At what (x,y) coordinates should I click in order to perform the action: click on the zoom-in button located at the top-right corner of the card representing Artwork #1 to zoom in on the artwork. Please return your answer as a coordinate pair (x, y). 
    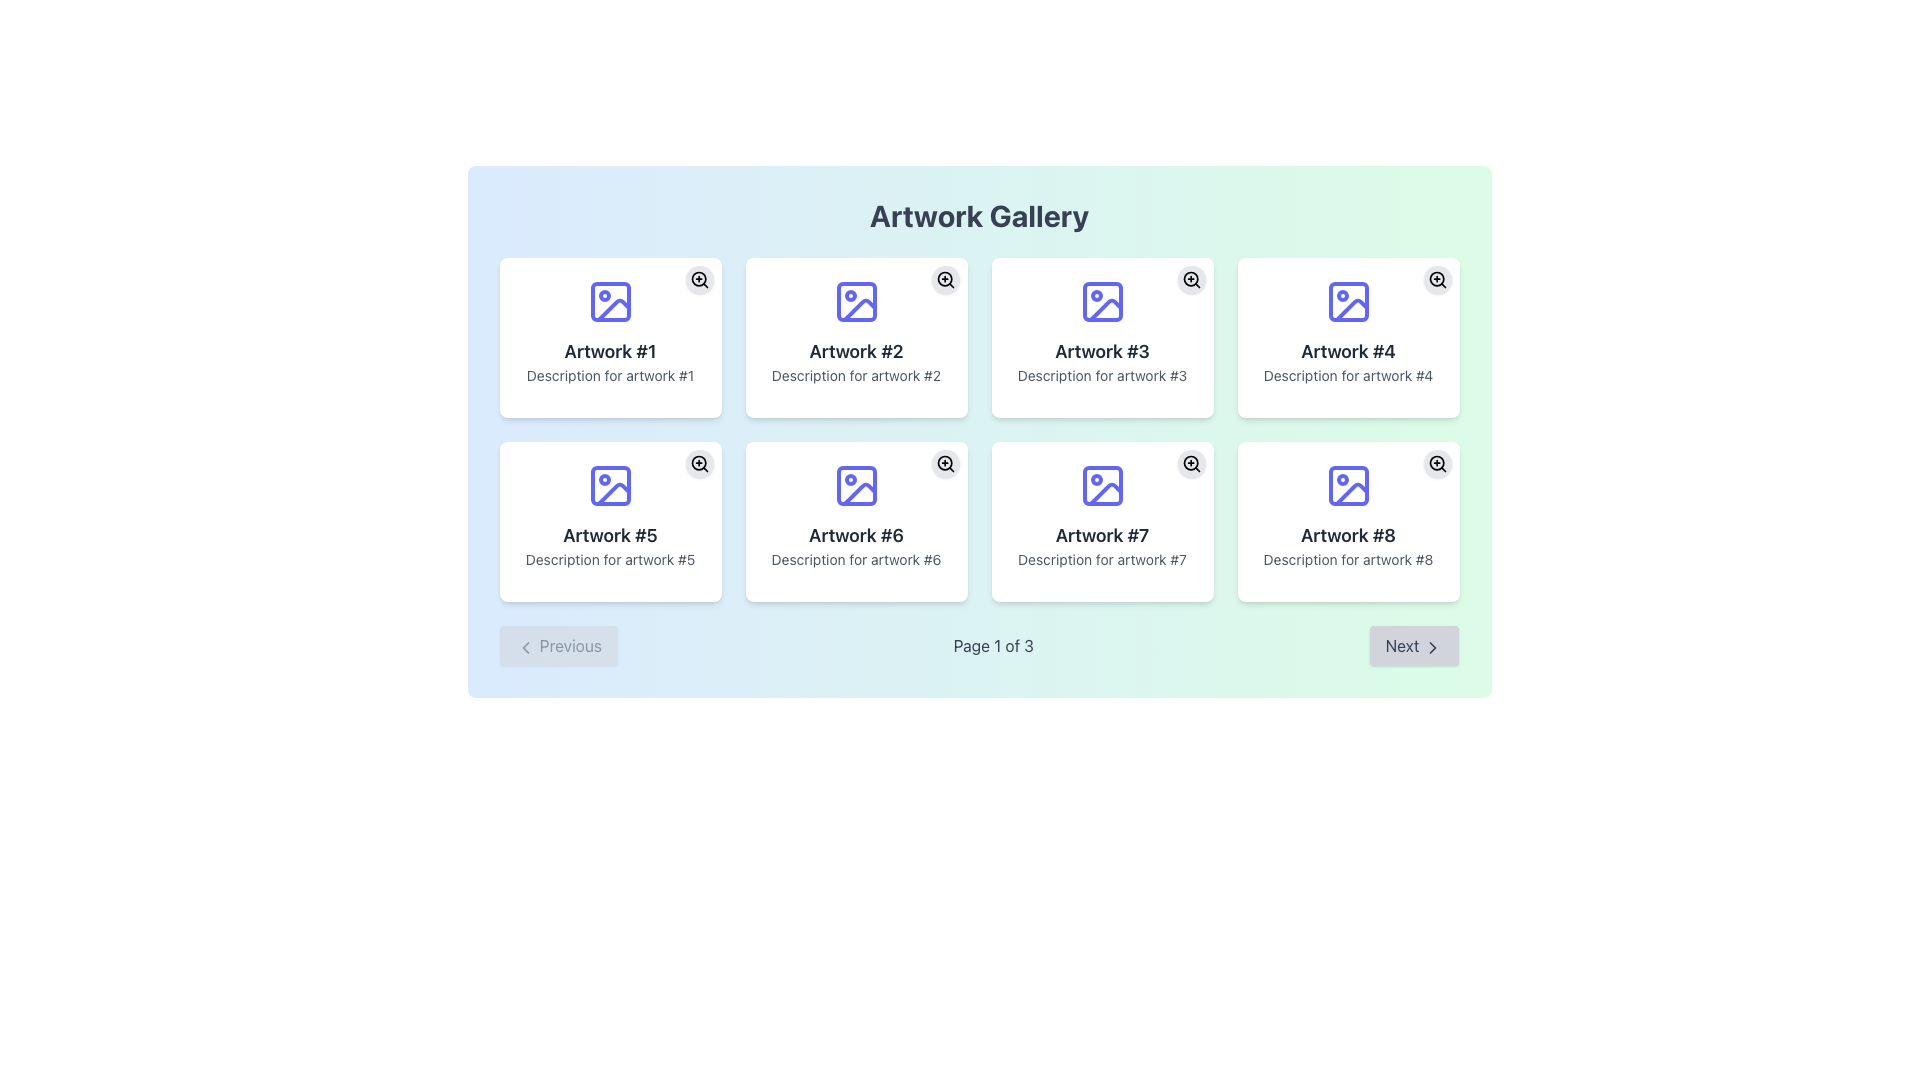
    Looking at the image, I should click on (699, 280).